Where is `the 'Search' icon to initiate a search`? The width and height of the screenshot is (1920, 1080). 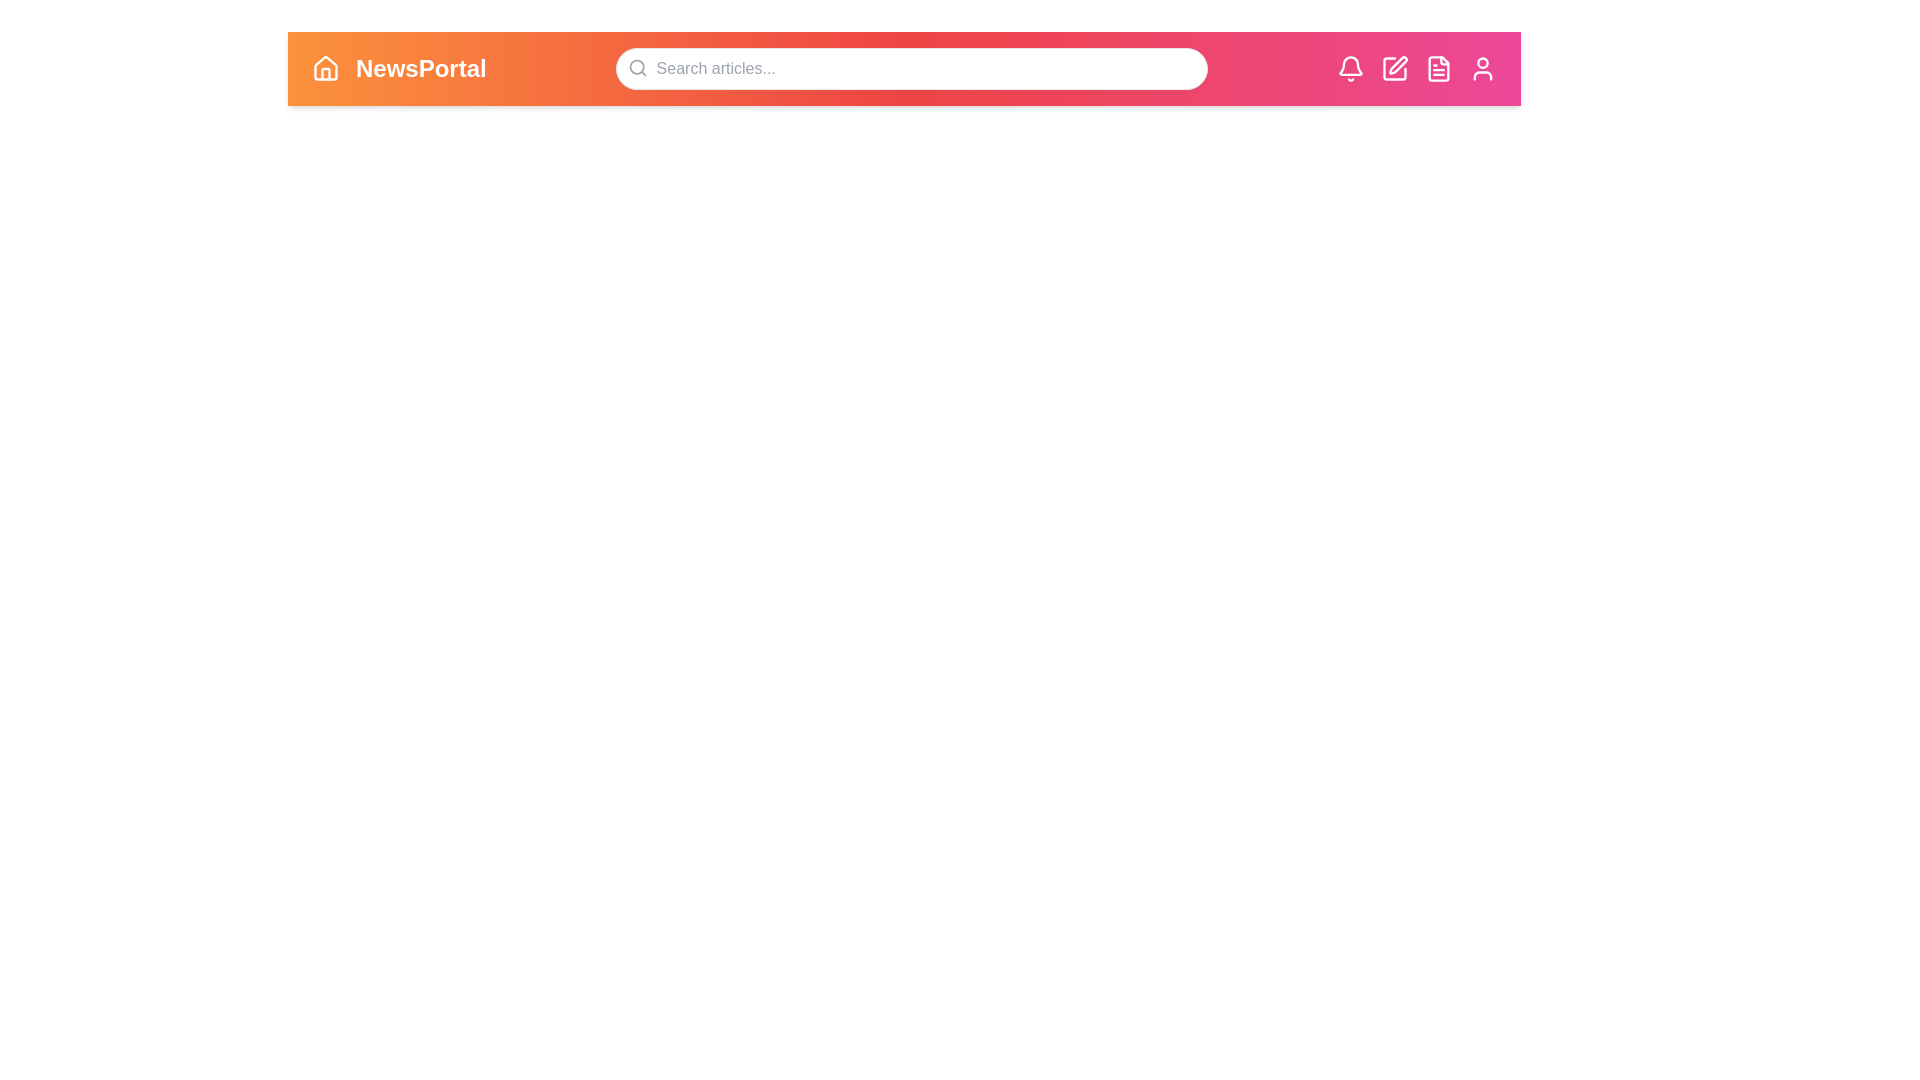 the 'Search' icon to initiate a search is located at coordinates (636, 67).